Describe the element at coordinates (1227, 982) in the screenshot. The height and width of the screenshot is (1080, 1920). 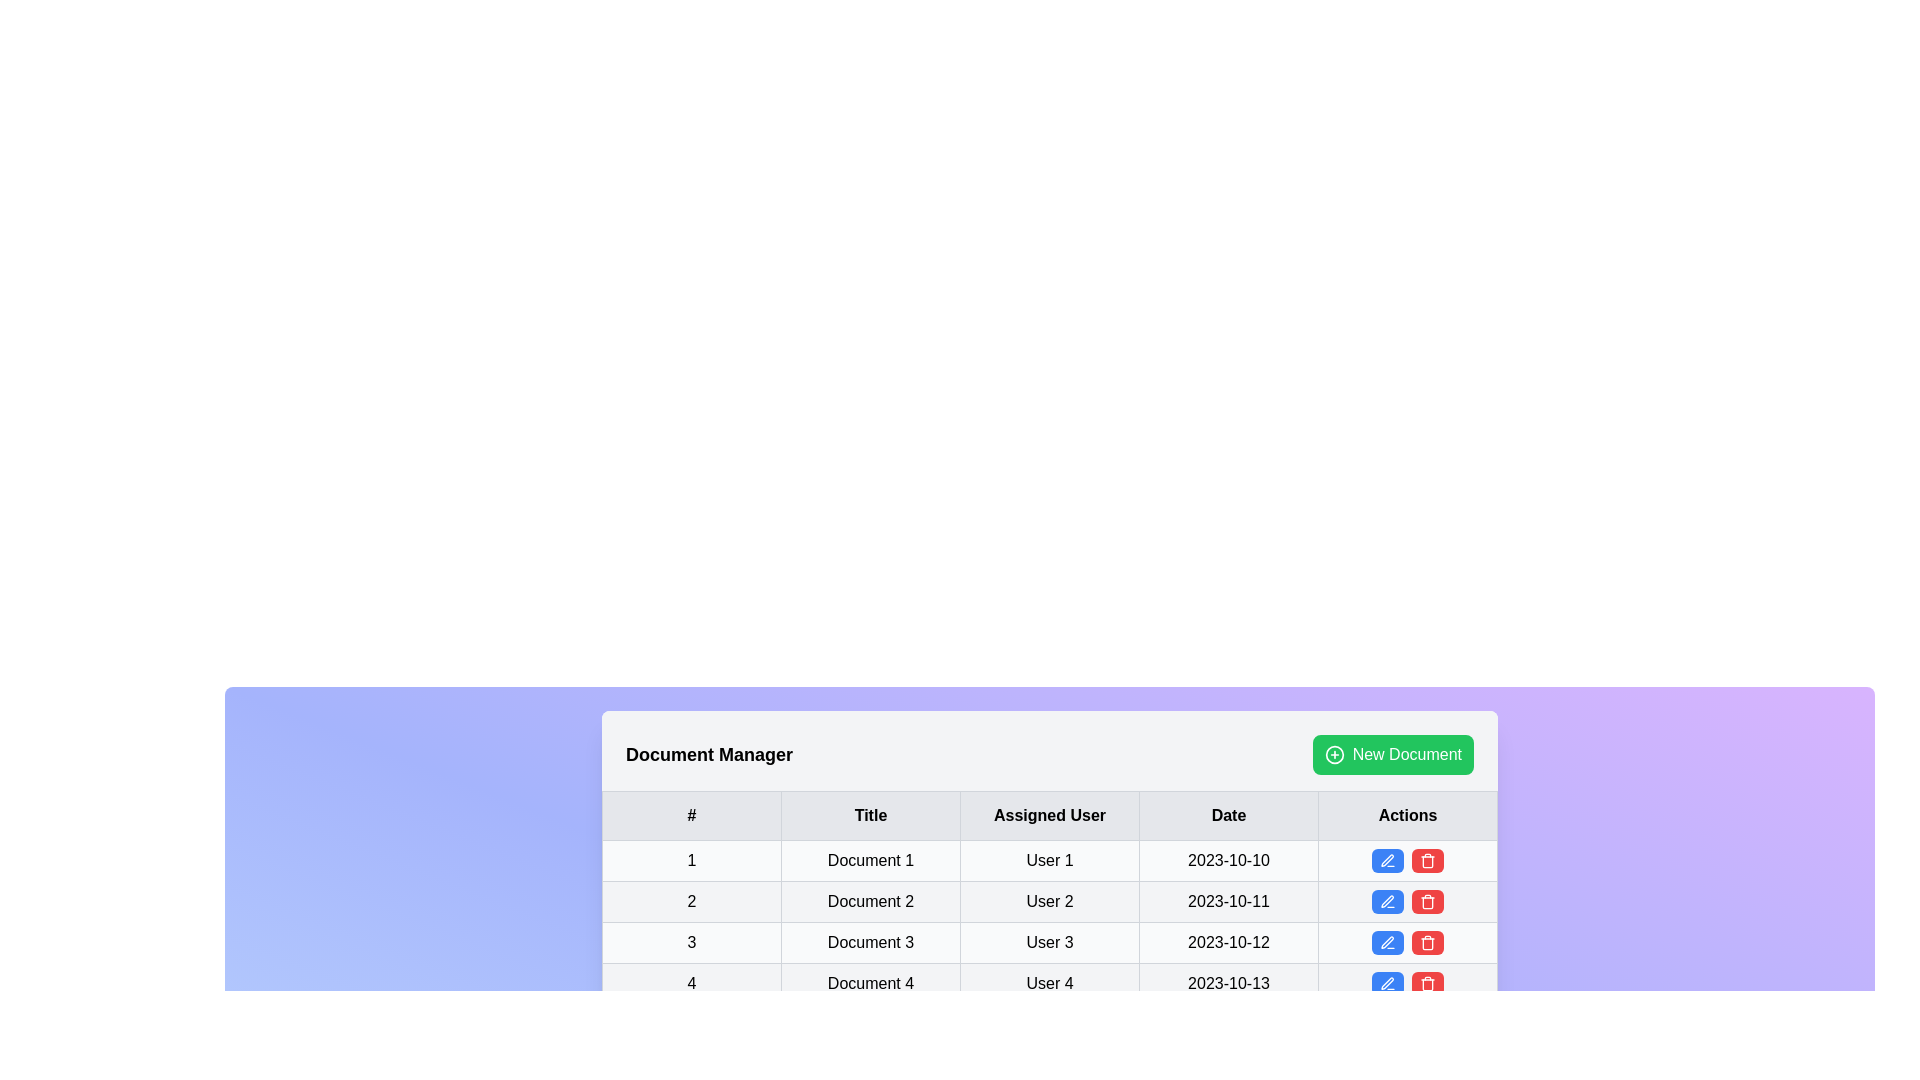
I see `the Table Cell in the 'Date' column of the fourth row` at that location.